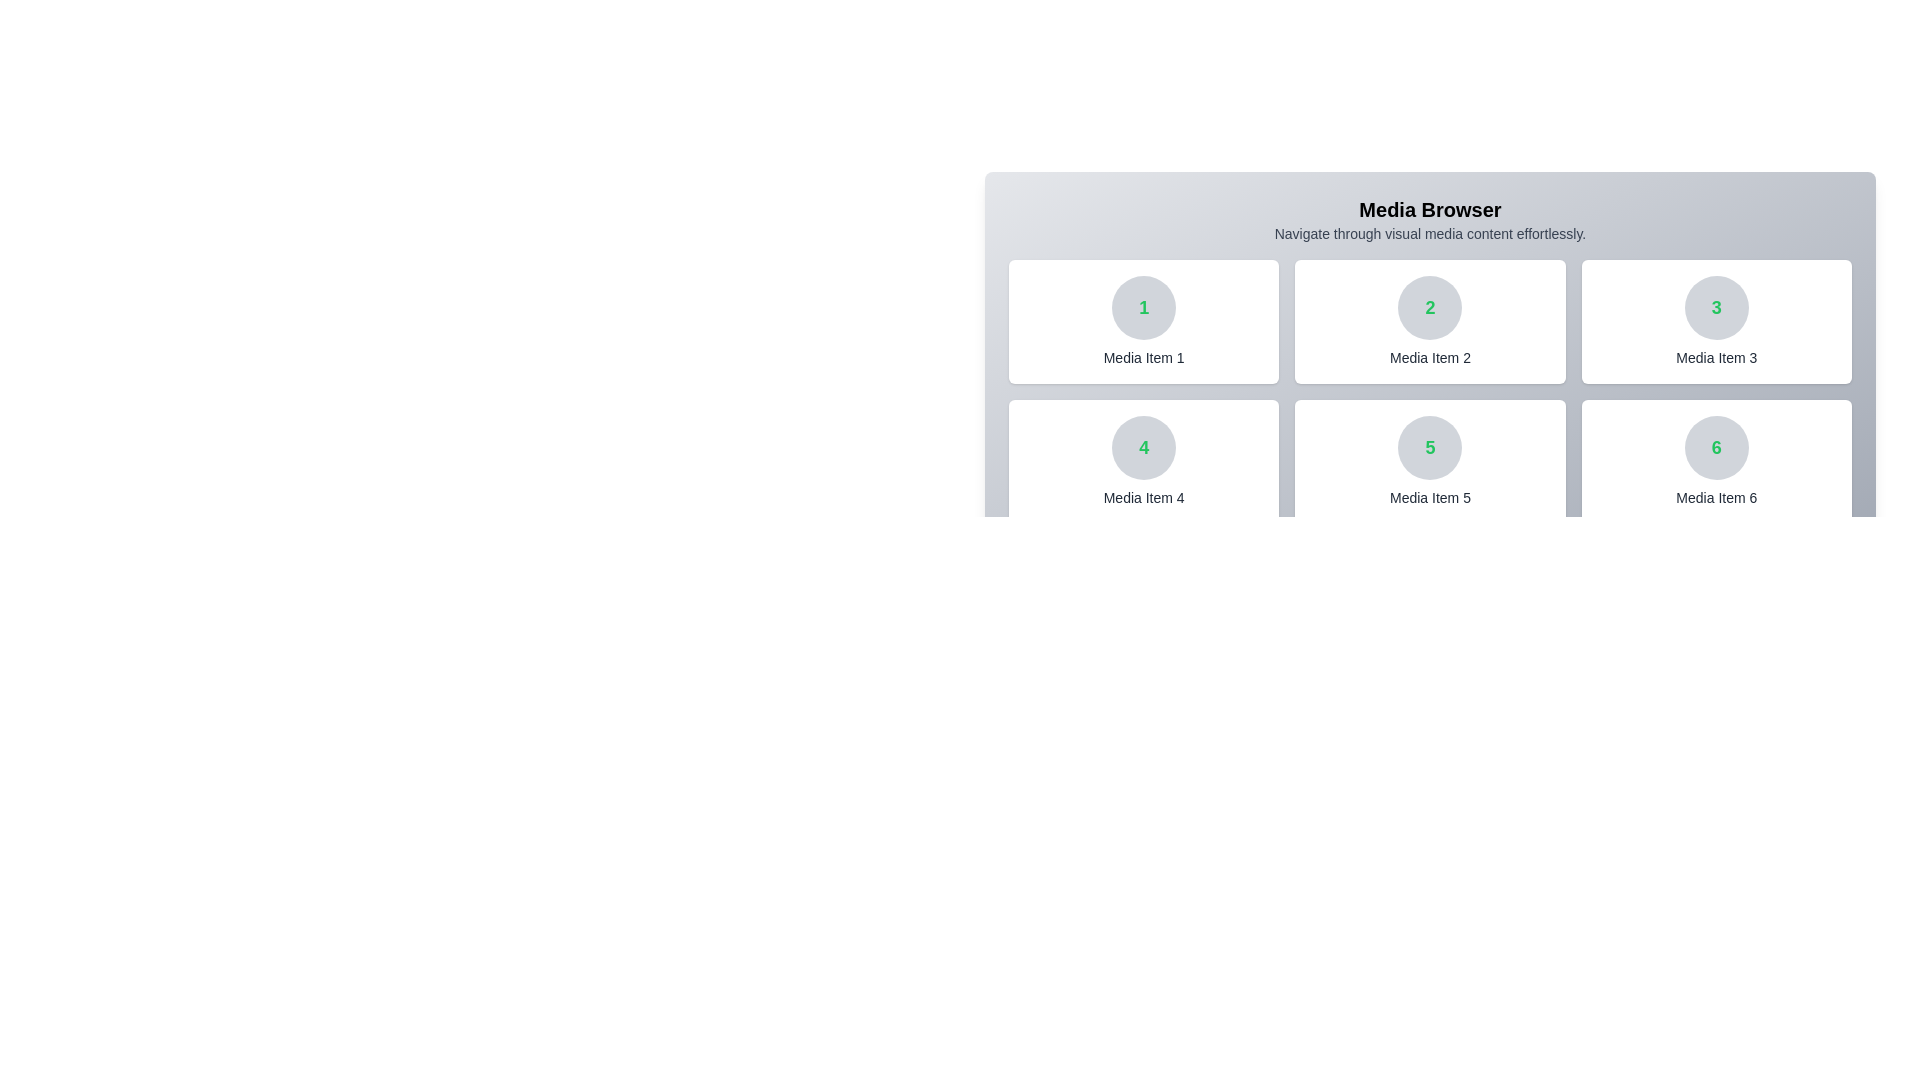  I want to click on the green numeral '3' displayed in bold text within the light gray circular button in the Media Browser interface, so click(1715, 308).